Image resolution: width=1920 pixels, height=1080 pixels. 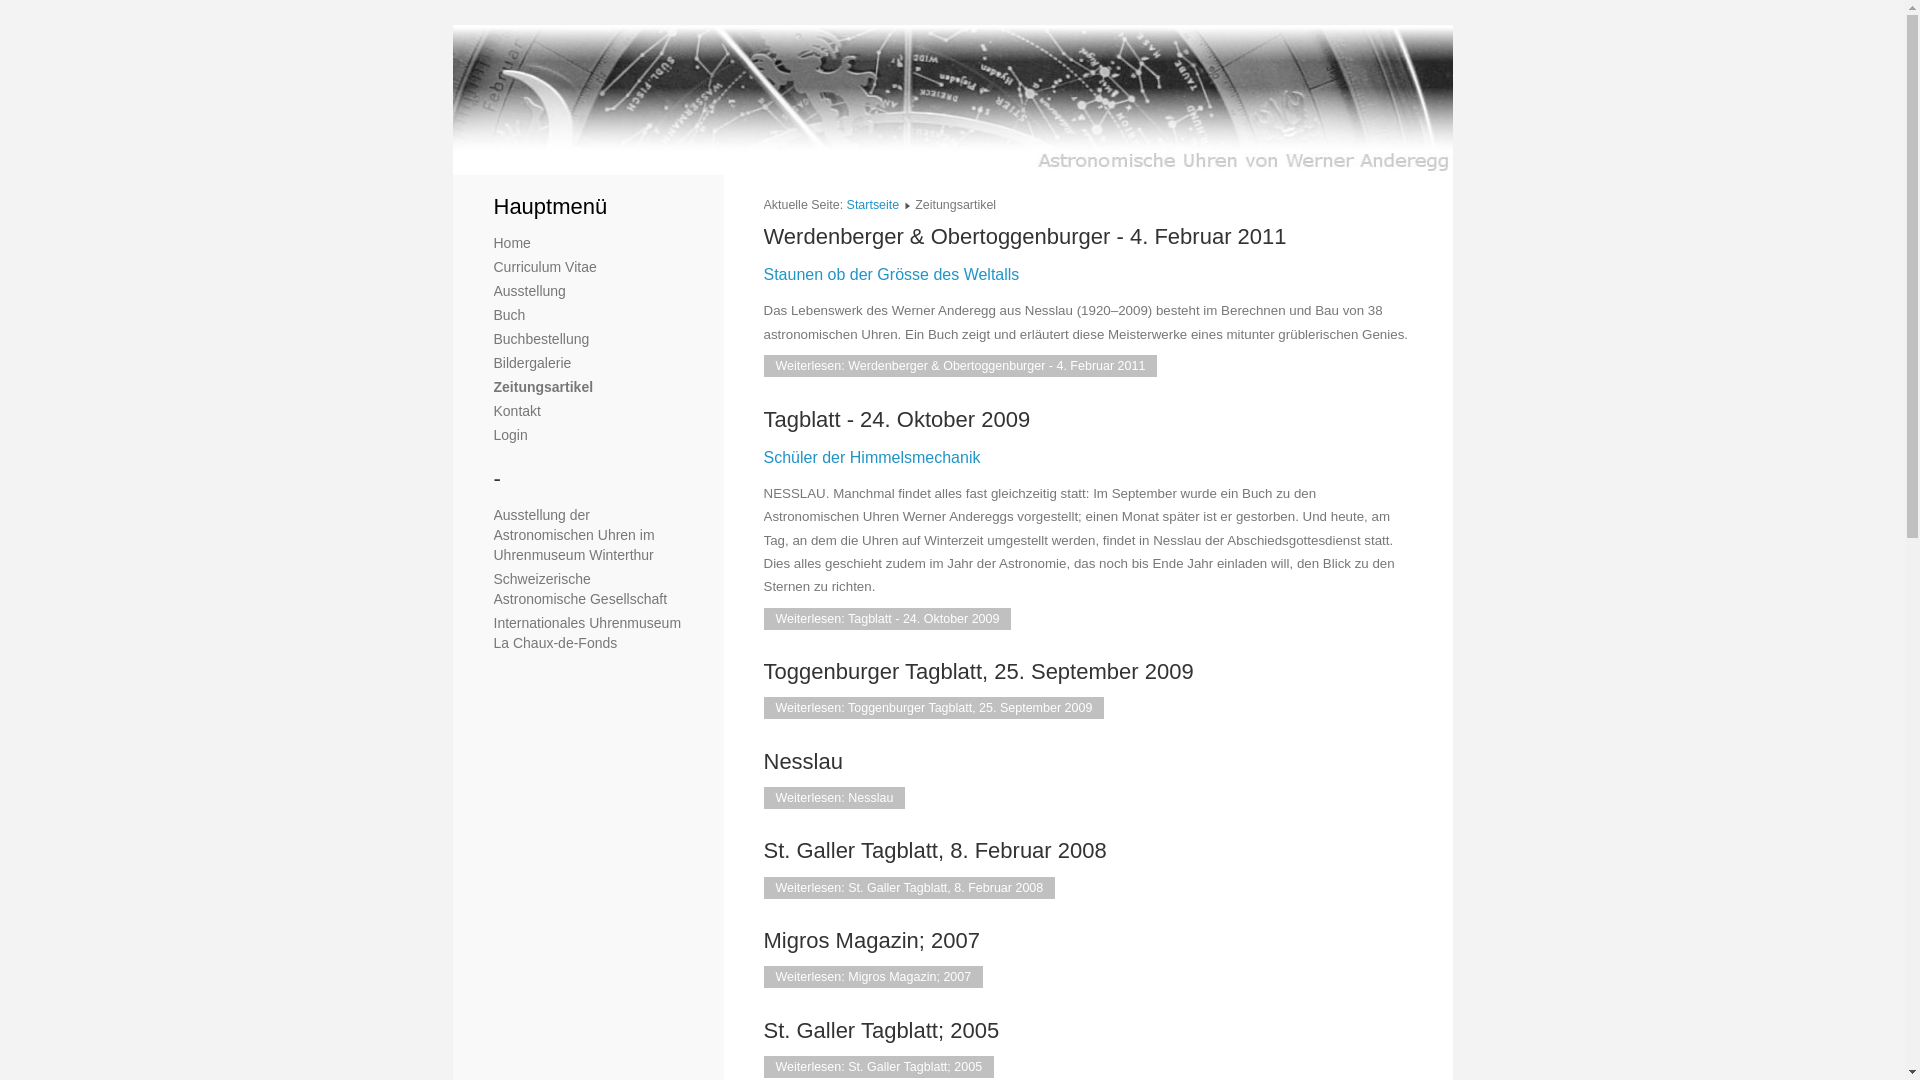 What do you see at coordinates (542, 338) in the screenshot?
I see `'Buchbestellung'` at bounding box center [542, 338].